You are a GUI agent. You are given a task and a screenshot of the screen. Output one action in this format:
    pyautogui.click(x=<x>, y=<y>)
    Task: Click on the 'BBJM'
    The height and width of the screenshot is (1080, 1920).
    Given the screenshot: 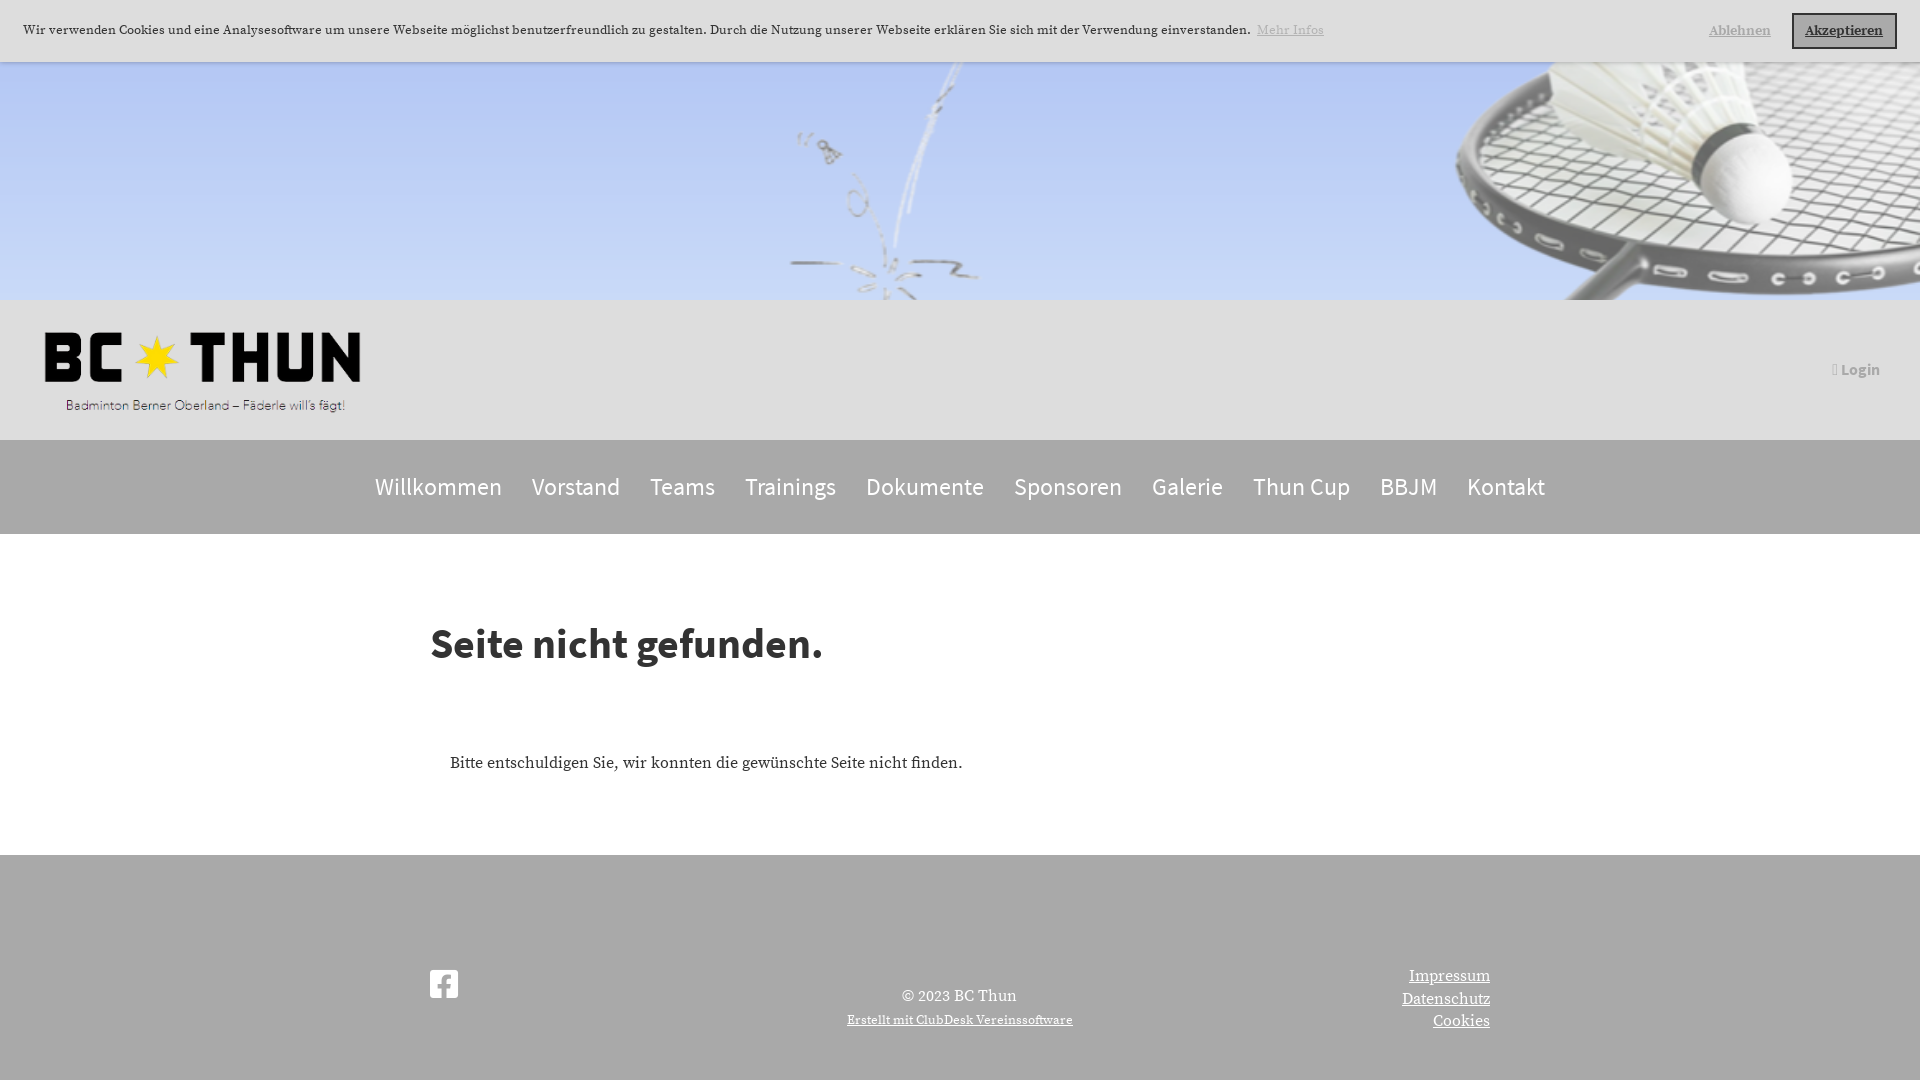 What is the action you would take?
    pyautogui.click(x=1407, y=486)
    